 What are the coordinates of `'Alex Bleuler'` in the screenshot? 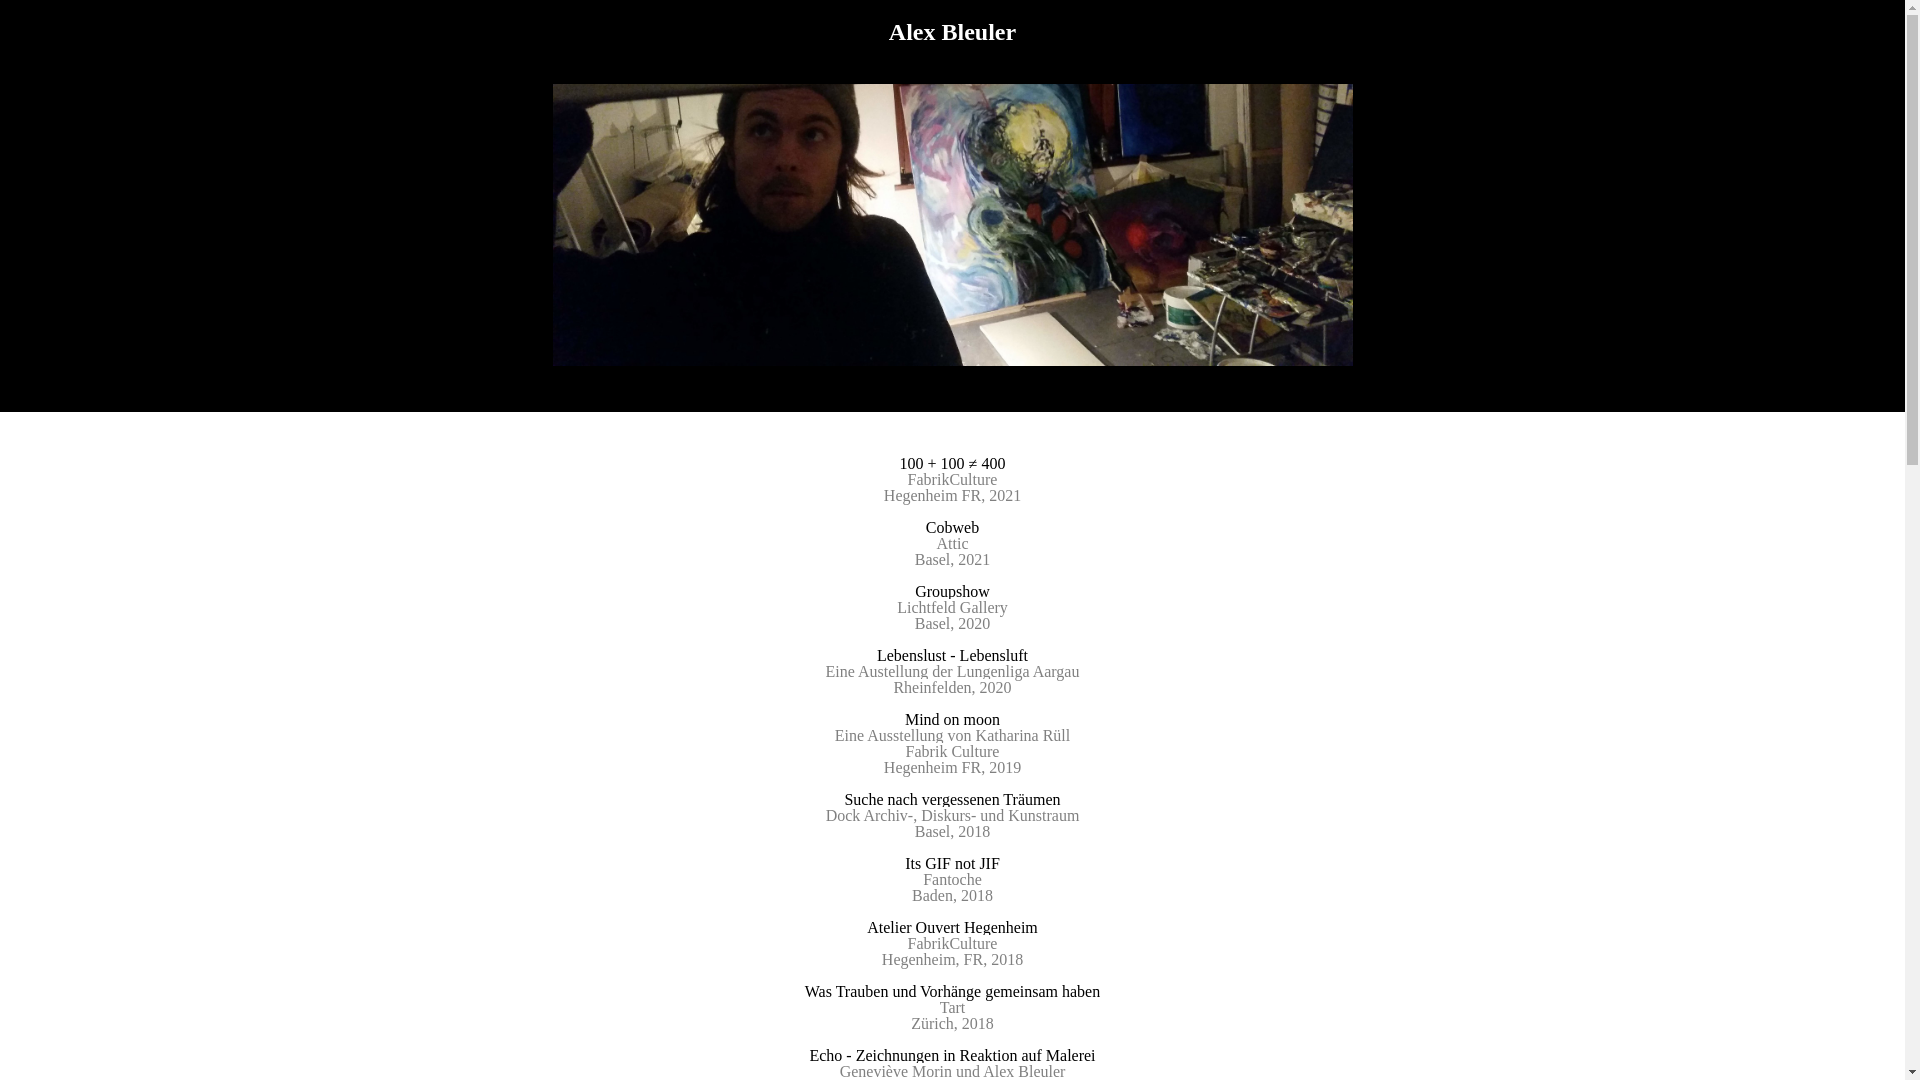 It's located at (951, 31).